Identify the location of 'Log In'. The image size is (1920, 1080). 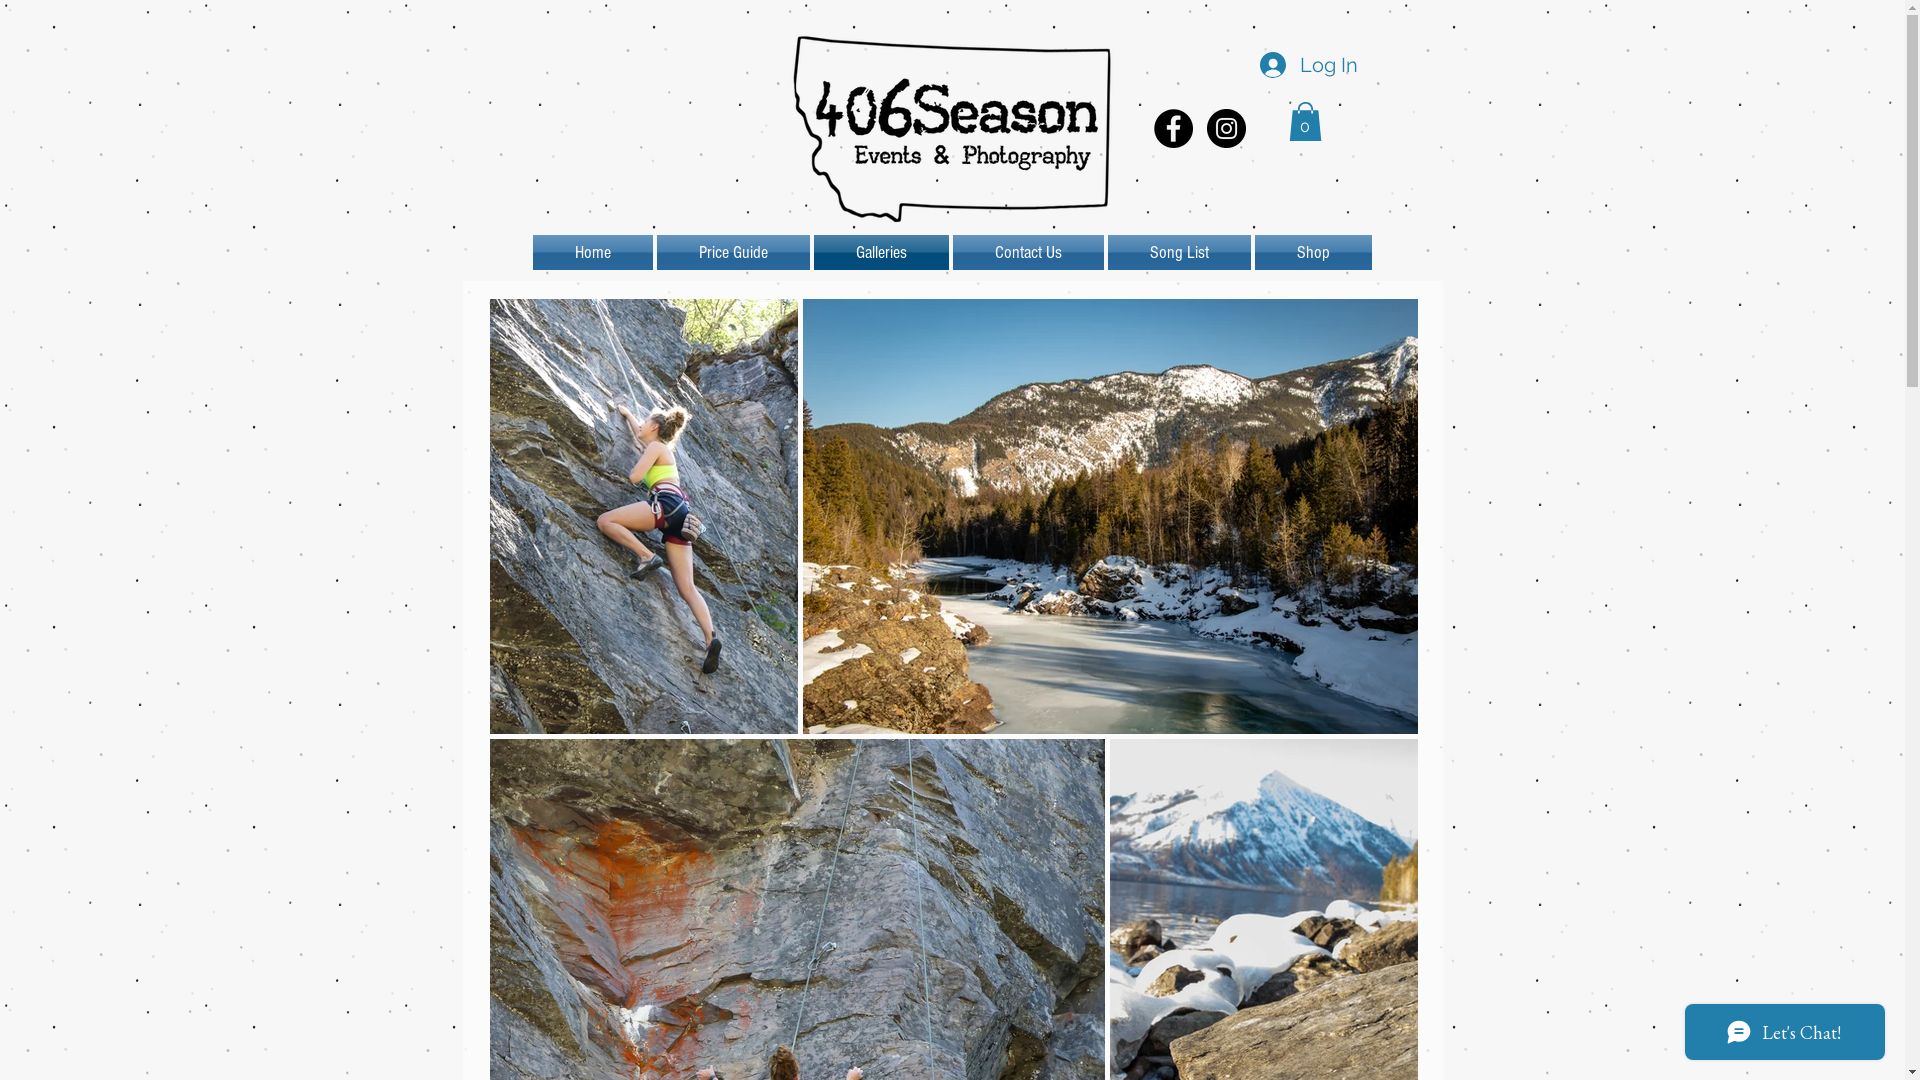
(1305, 64).